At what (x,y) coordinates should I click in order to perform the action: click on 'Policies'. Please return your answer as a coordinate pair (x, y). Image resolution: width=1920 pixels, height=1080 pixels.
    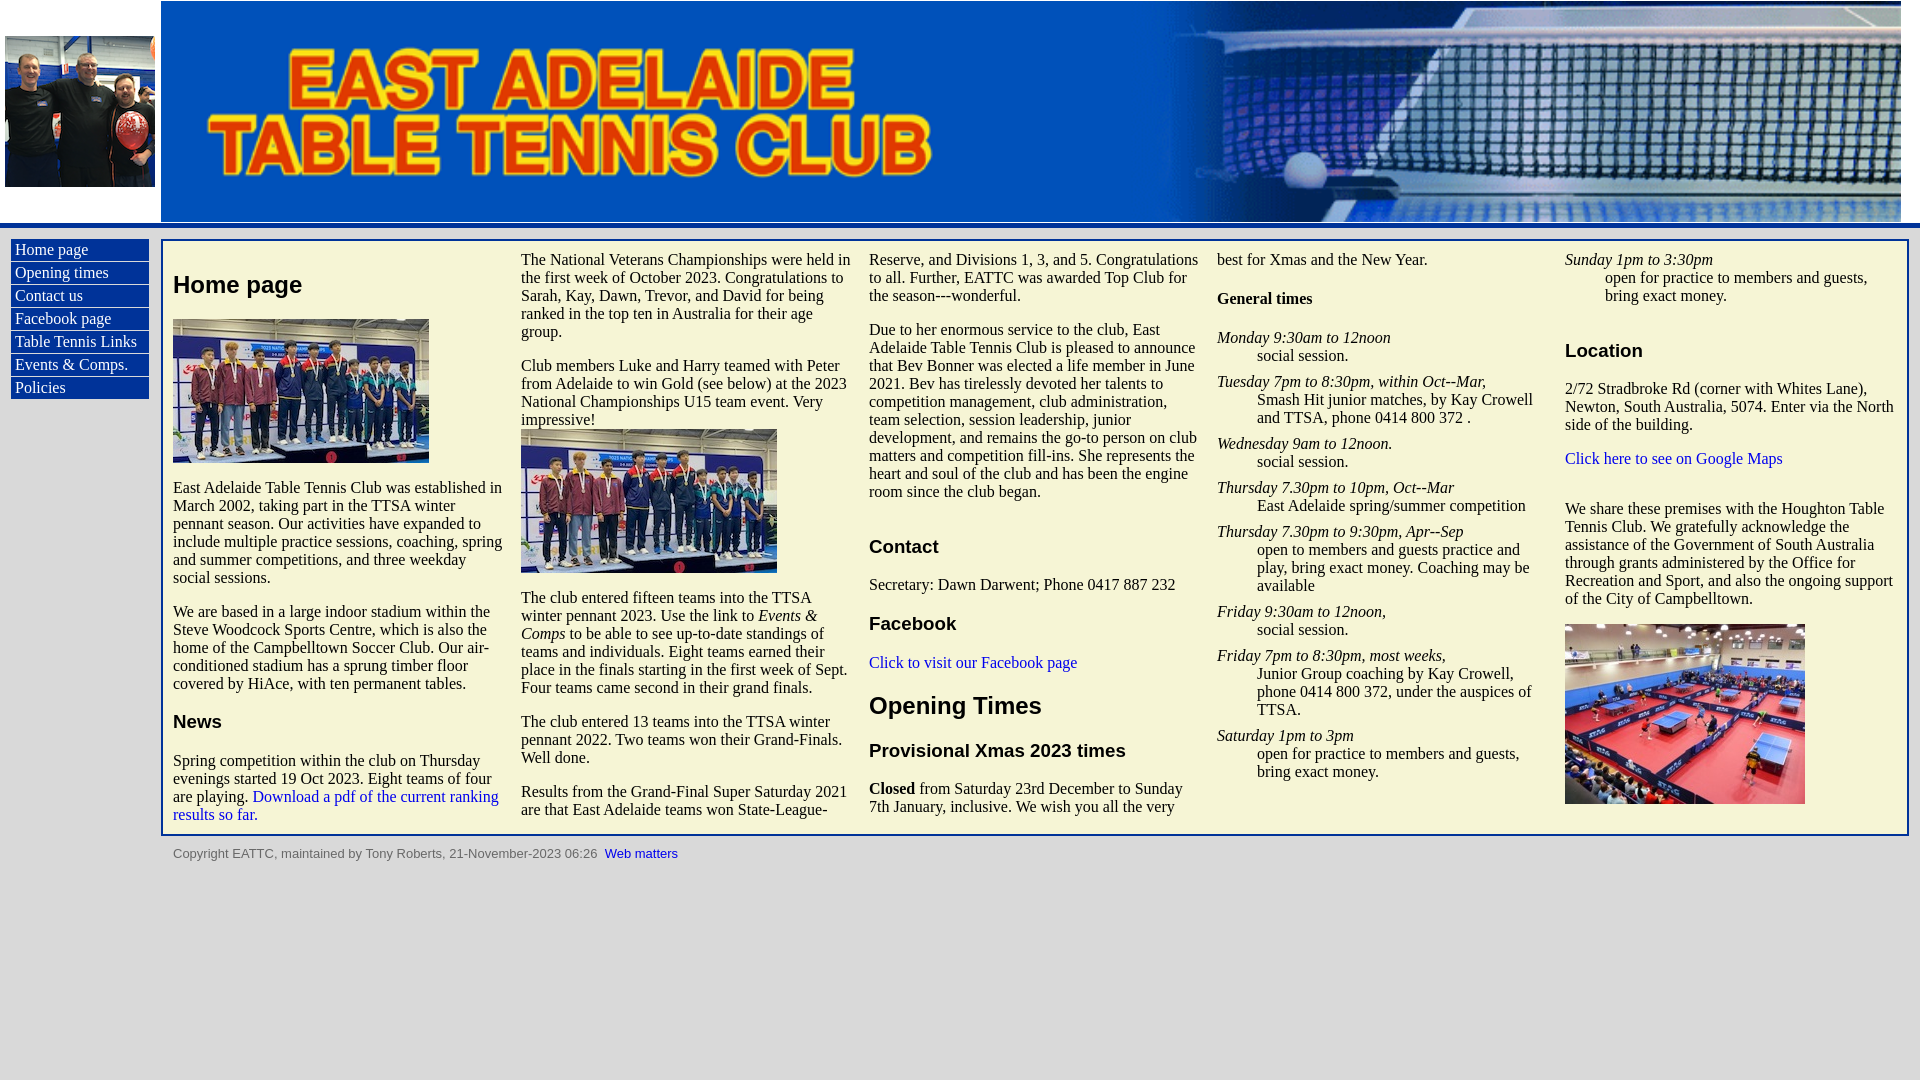
    Looking at the image, I should click on (80, 388).